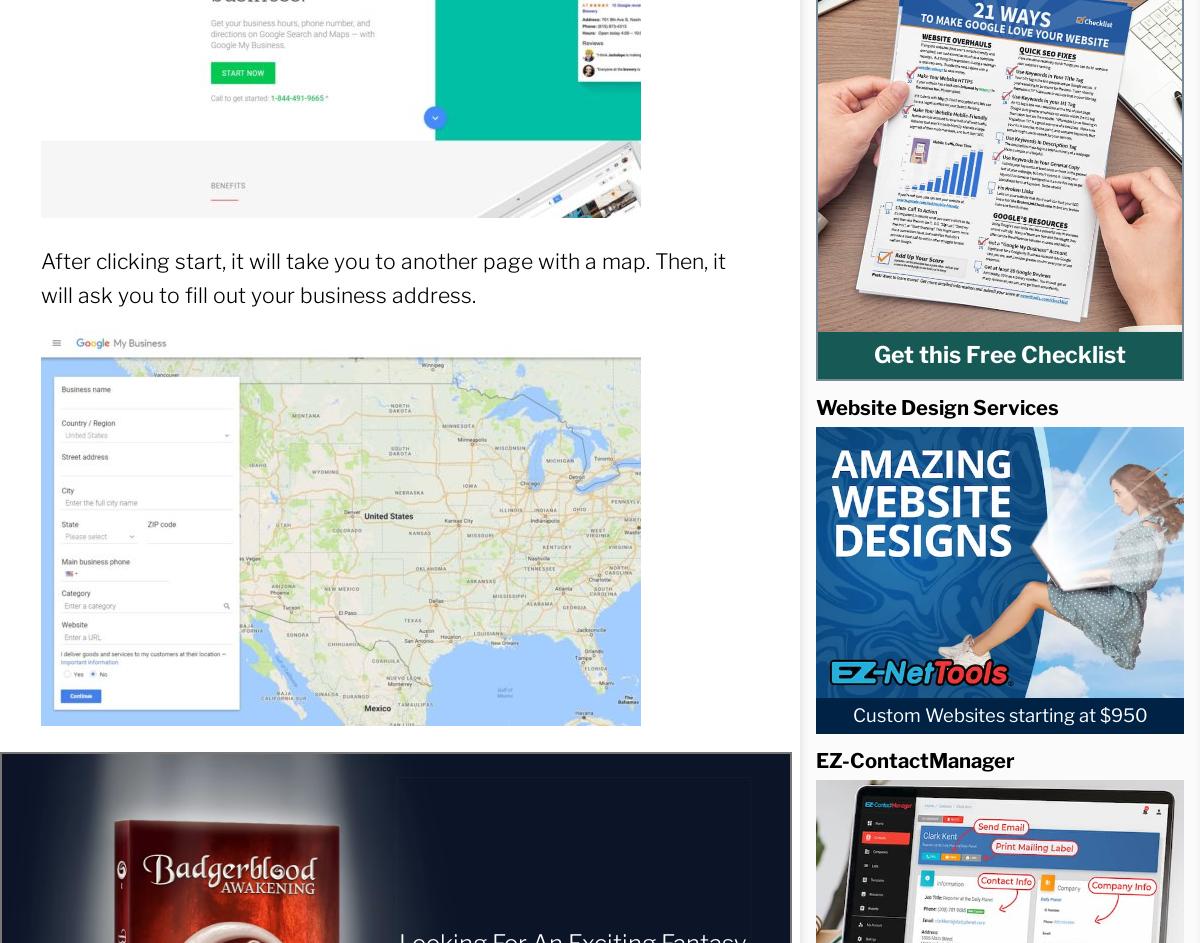 Image resolution: width=1200 pixels, height=943 pixels. Describe the element at coordinates (933, 434) in the screenshot. I see `'.'` at that location.